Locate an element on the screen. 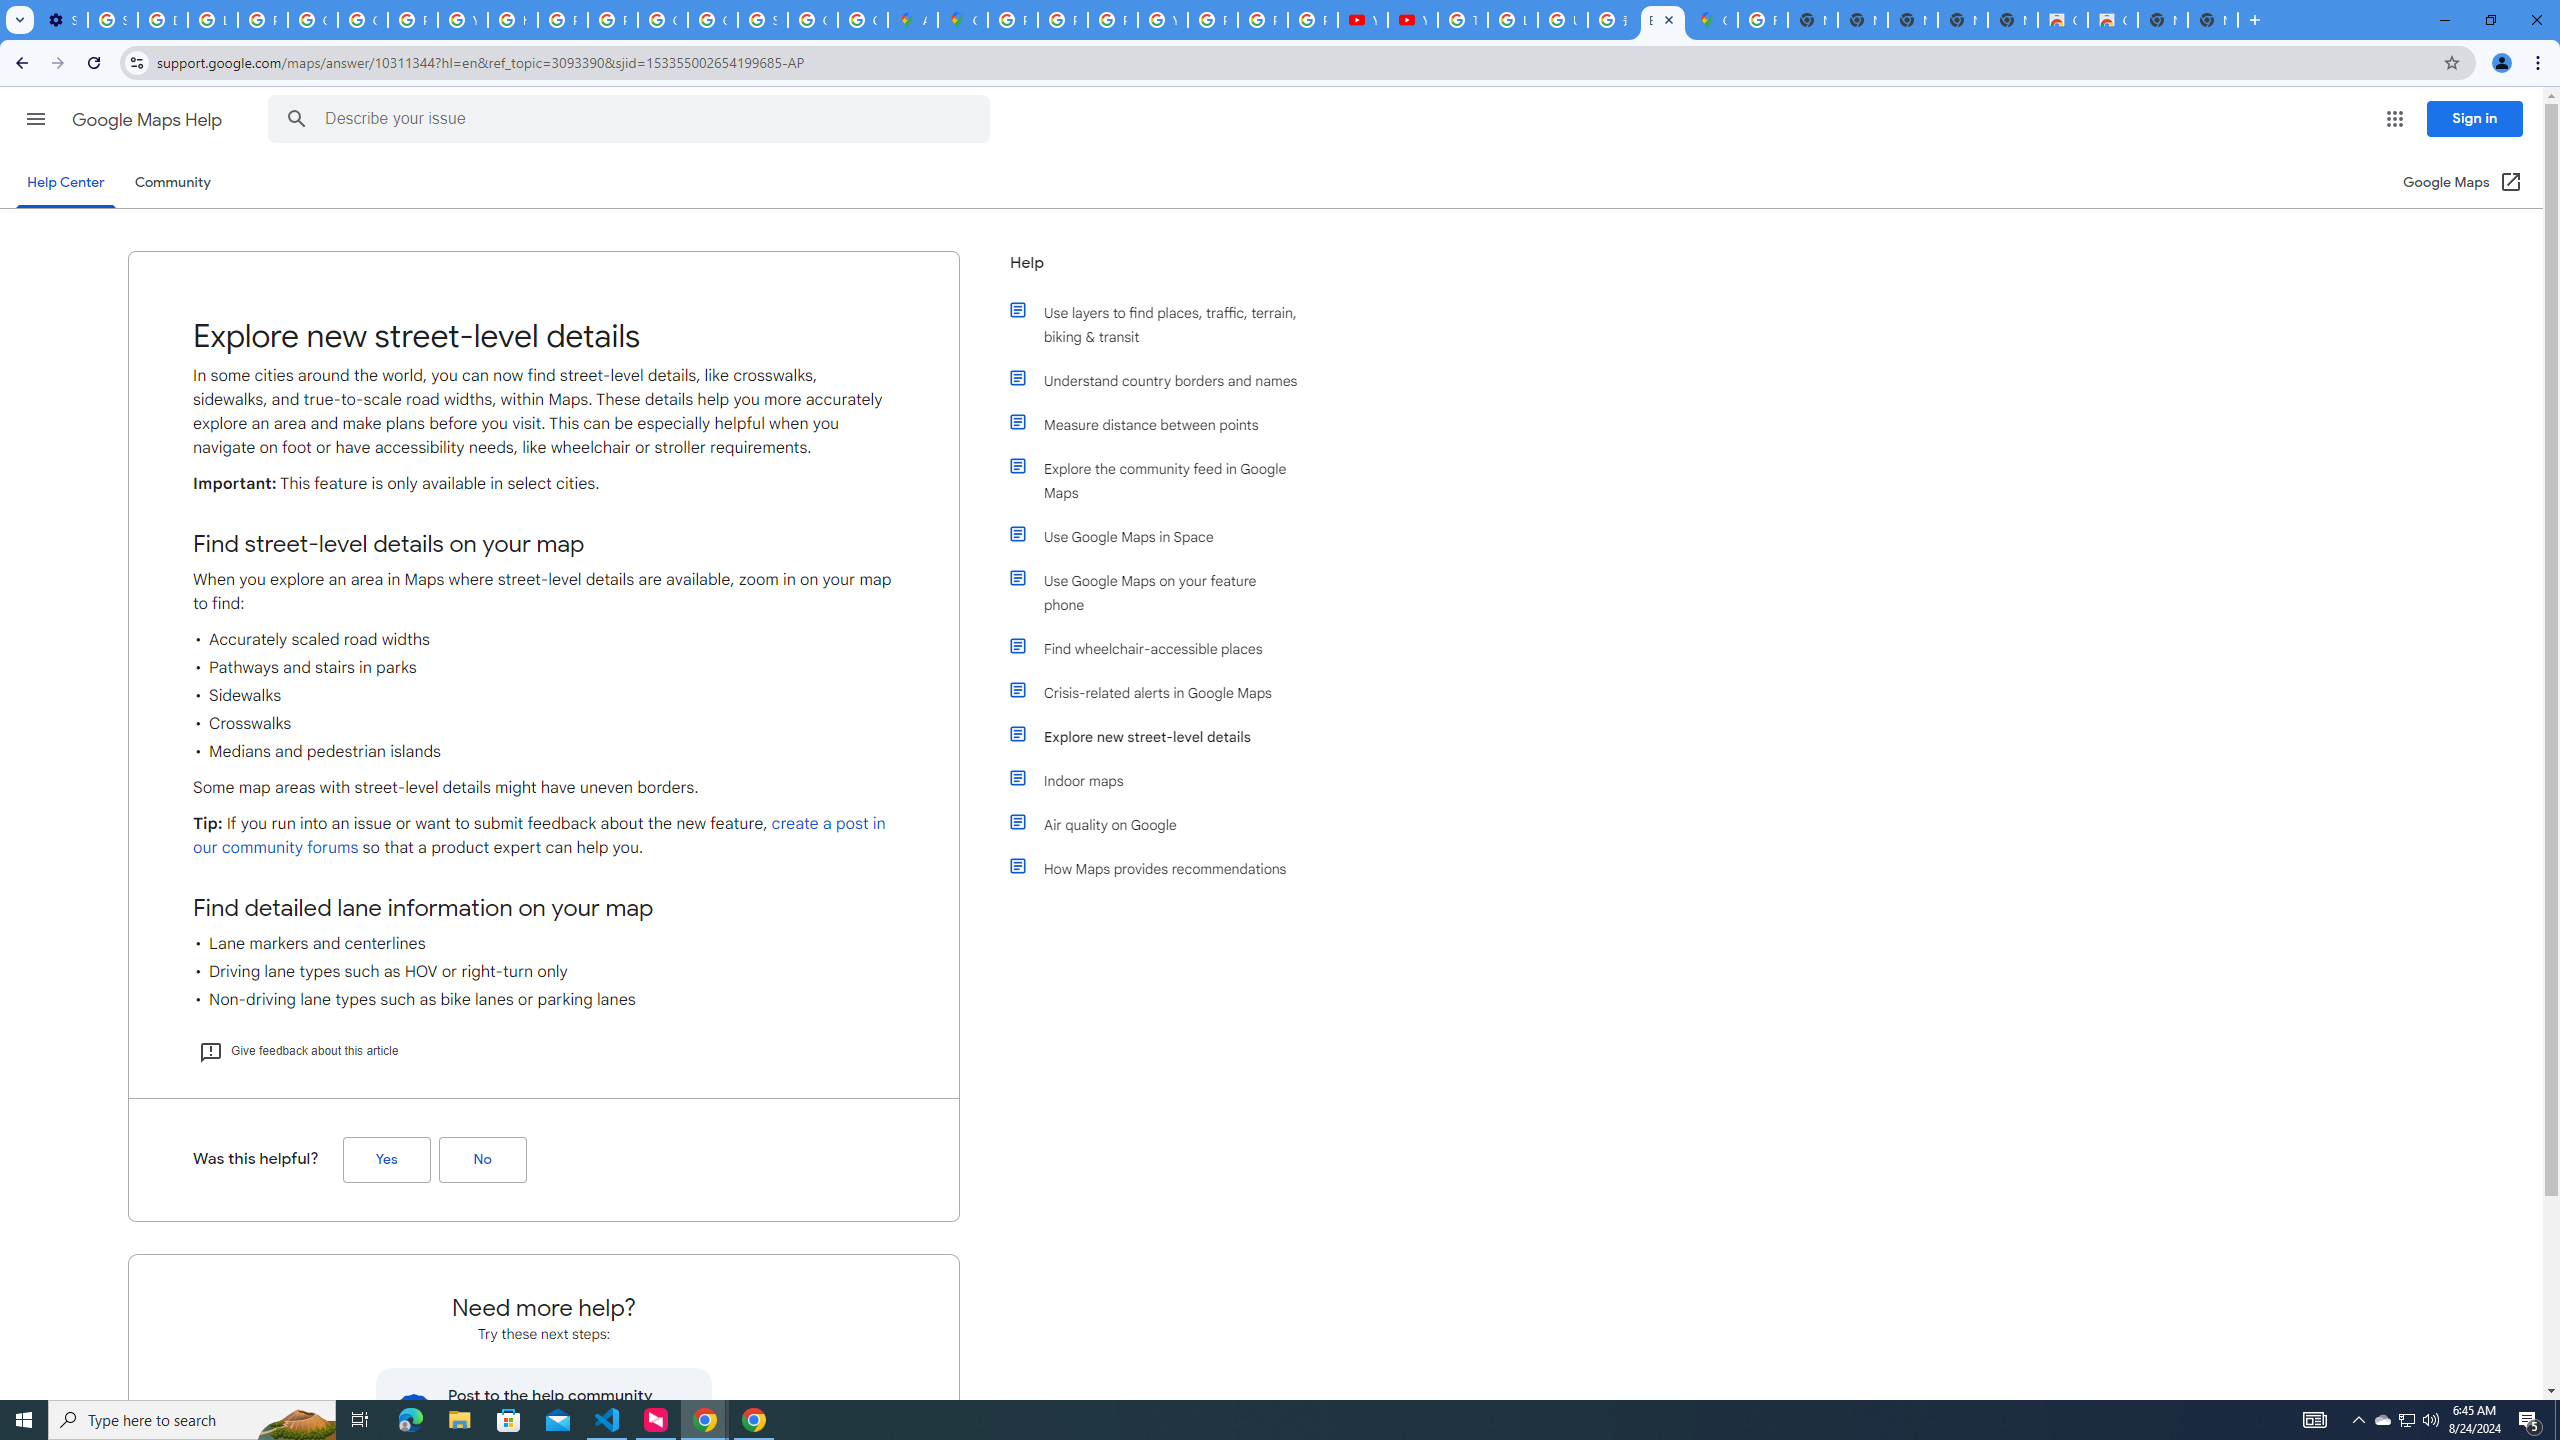 This screenshot has width=2560, height=1440. 'Use Google Maps on your feature phone' is located at coordinates (1162, 591).